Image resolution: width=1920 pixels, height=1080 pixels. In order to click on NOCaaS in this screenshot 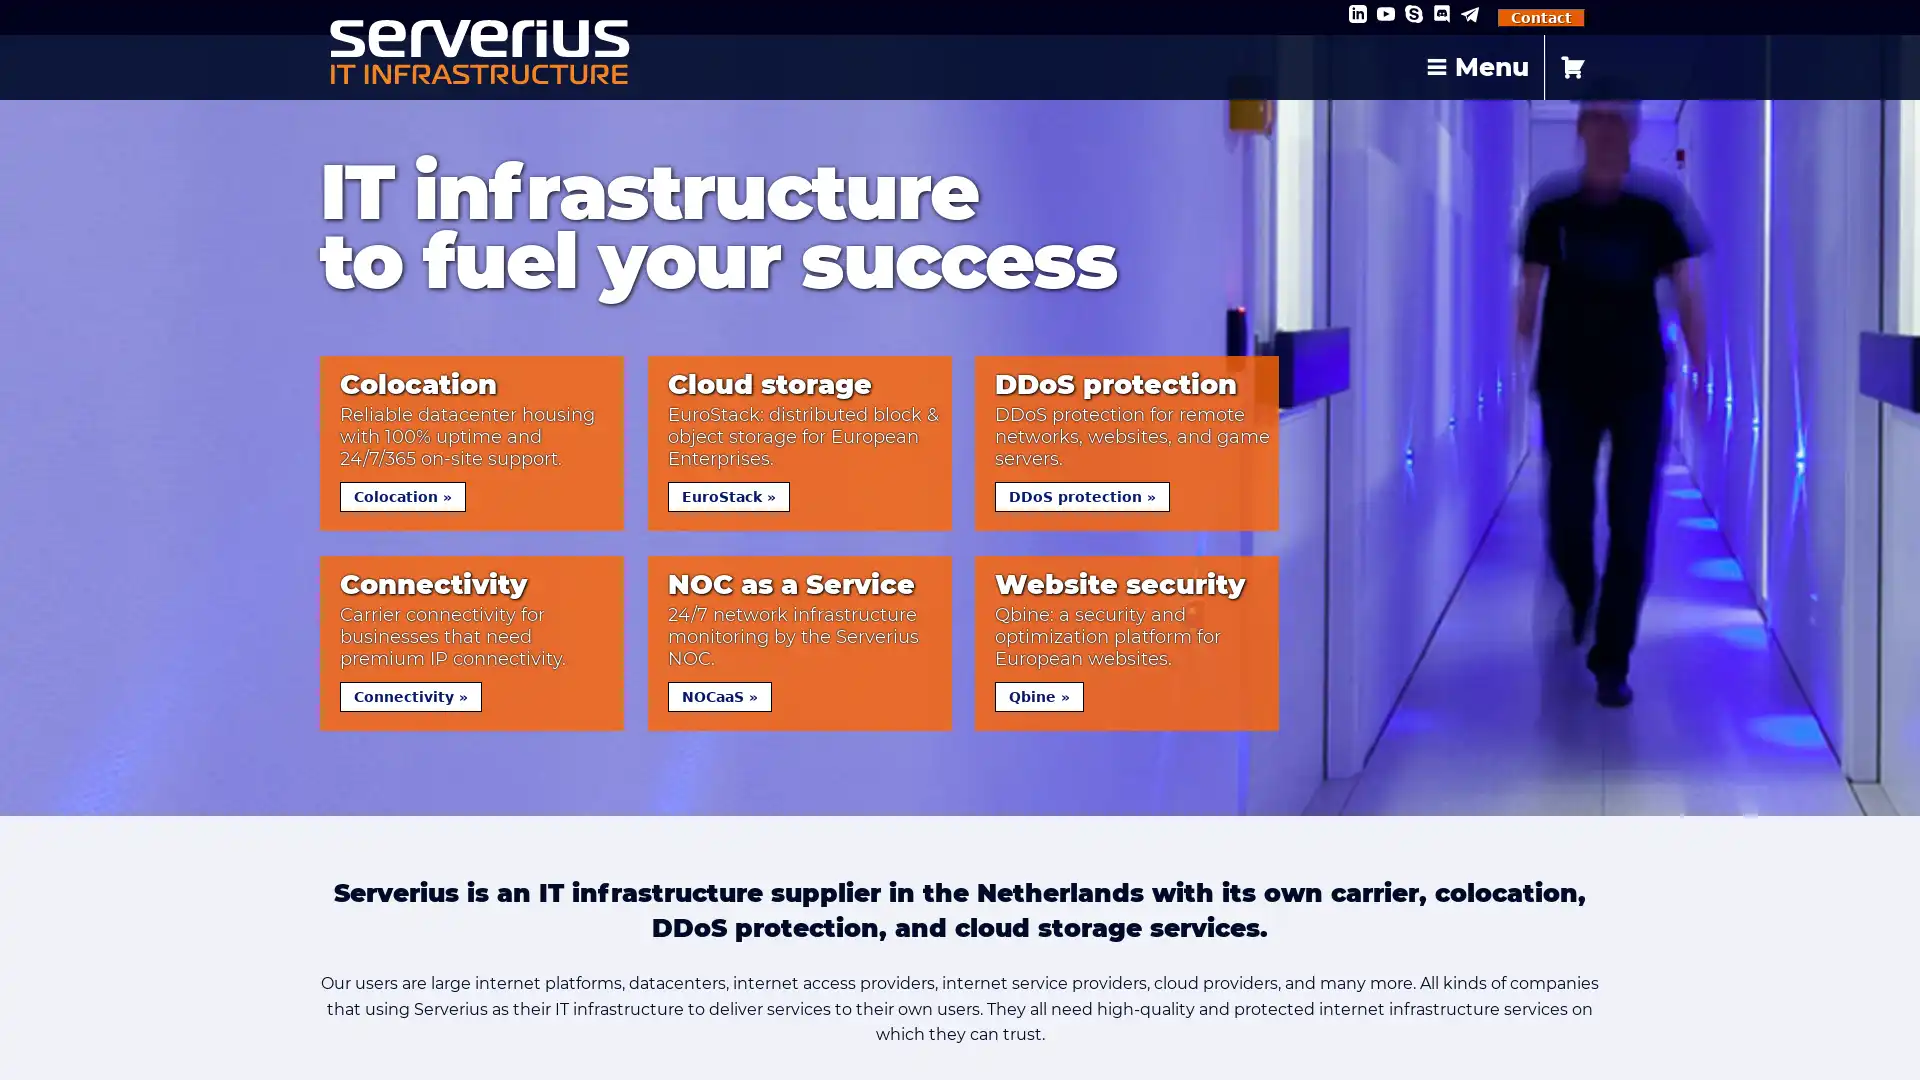, I will do `click(719, 694)`.